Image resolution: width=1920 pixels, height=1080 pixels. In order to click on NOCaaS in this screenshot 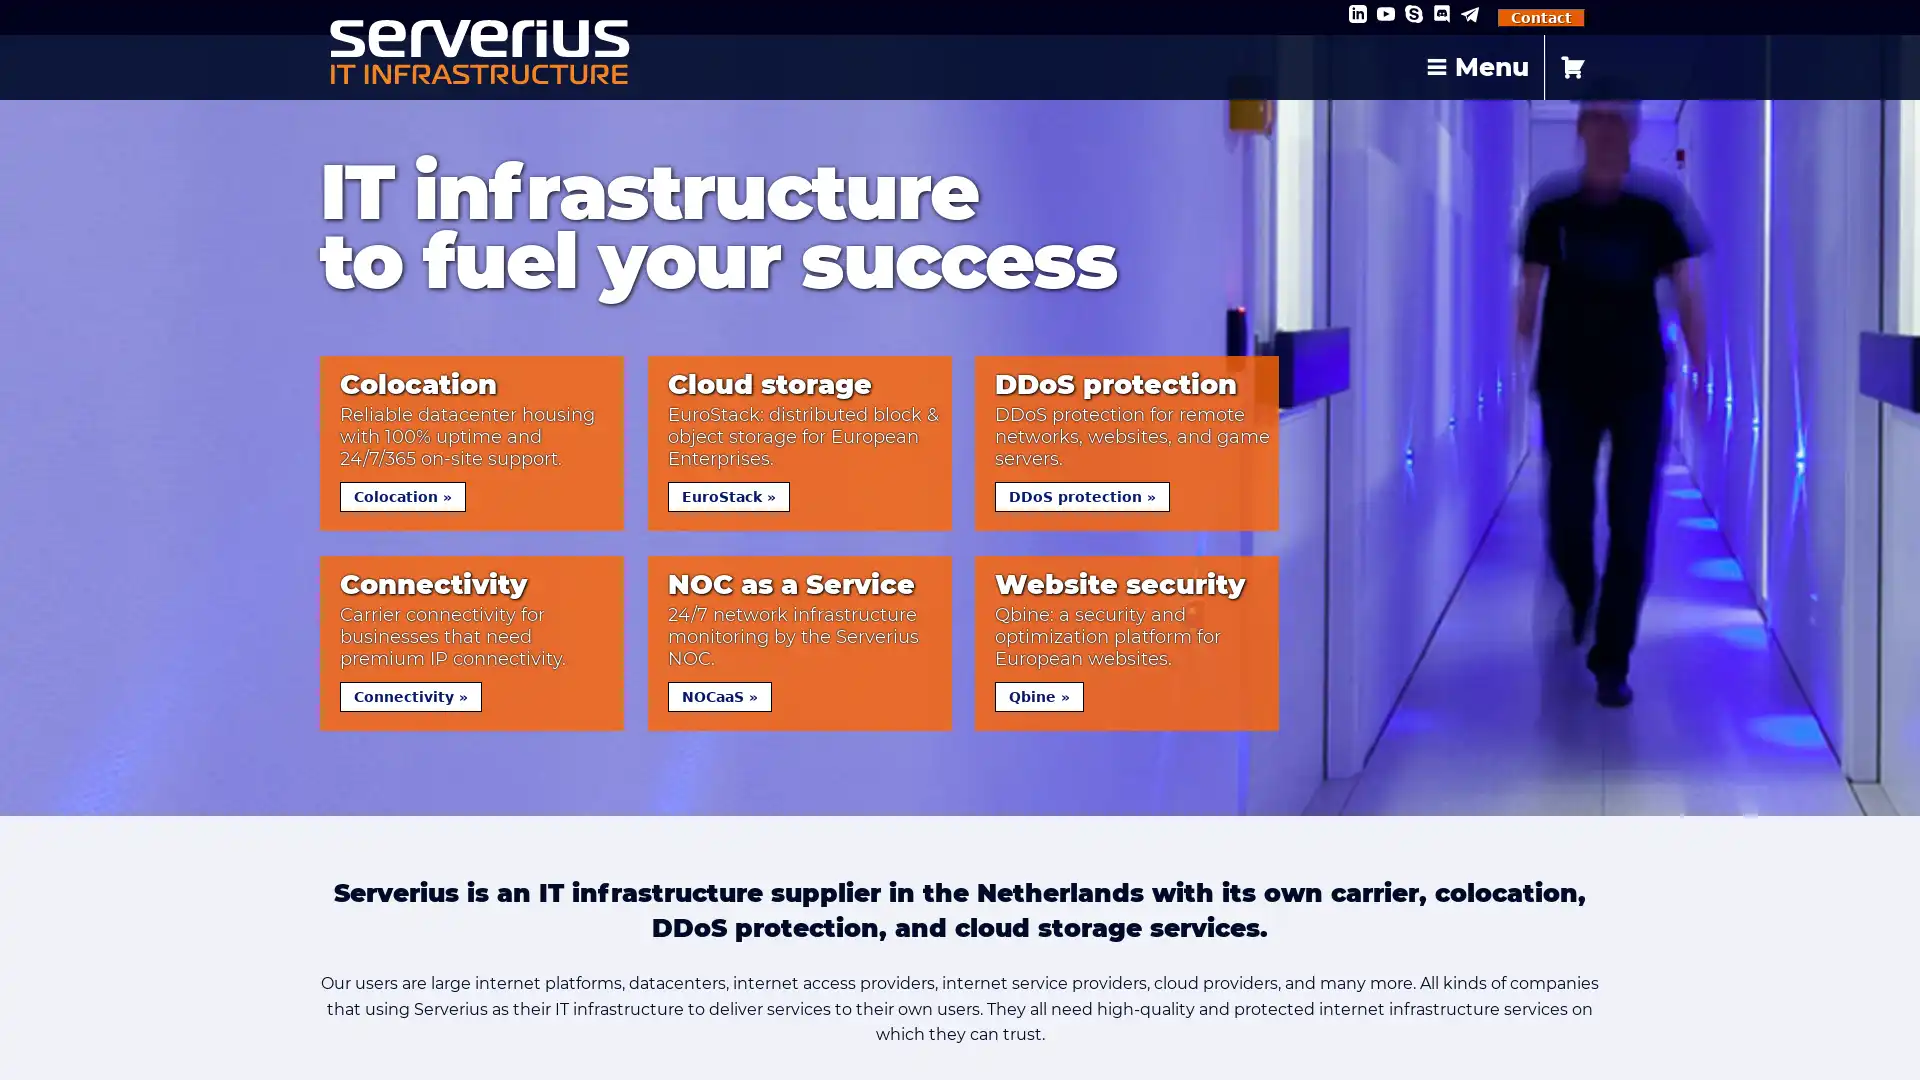, I will do `click(719, 694)`.